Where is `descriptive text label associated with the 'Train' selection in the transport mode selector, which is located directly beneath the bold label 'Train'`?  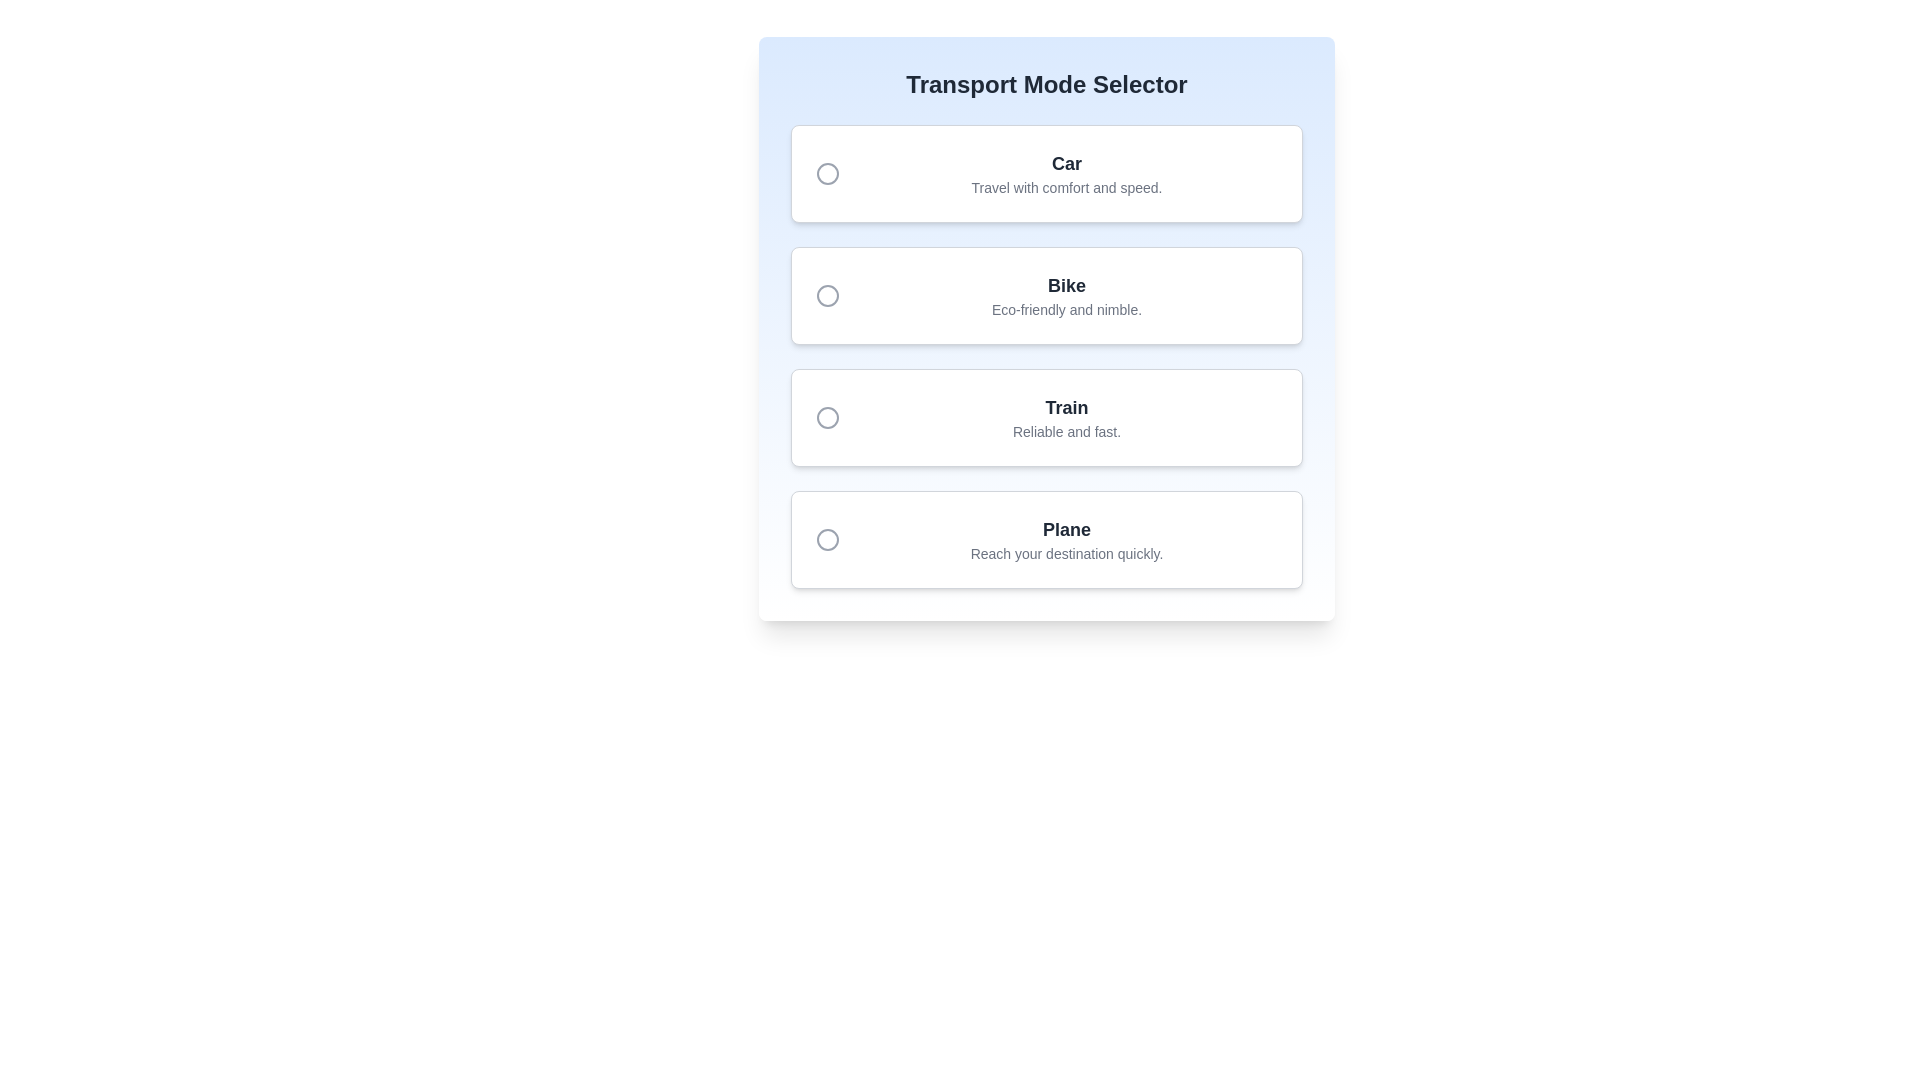
descriptive text label associated with the 'Train' selection in the transport mode selector, which is located directly beneath the bold label 'Train' is located at coordinates (1065, 431).